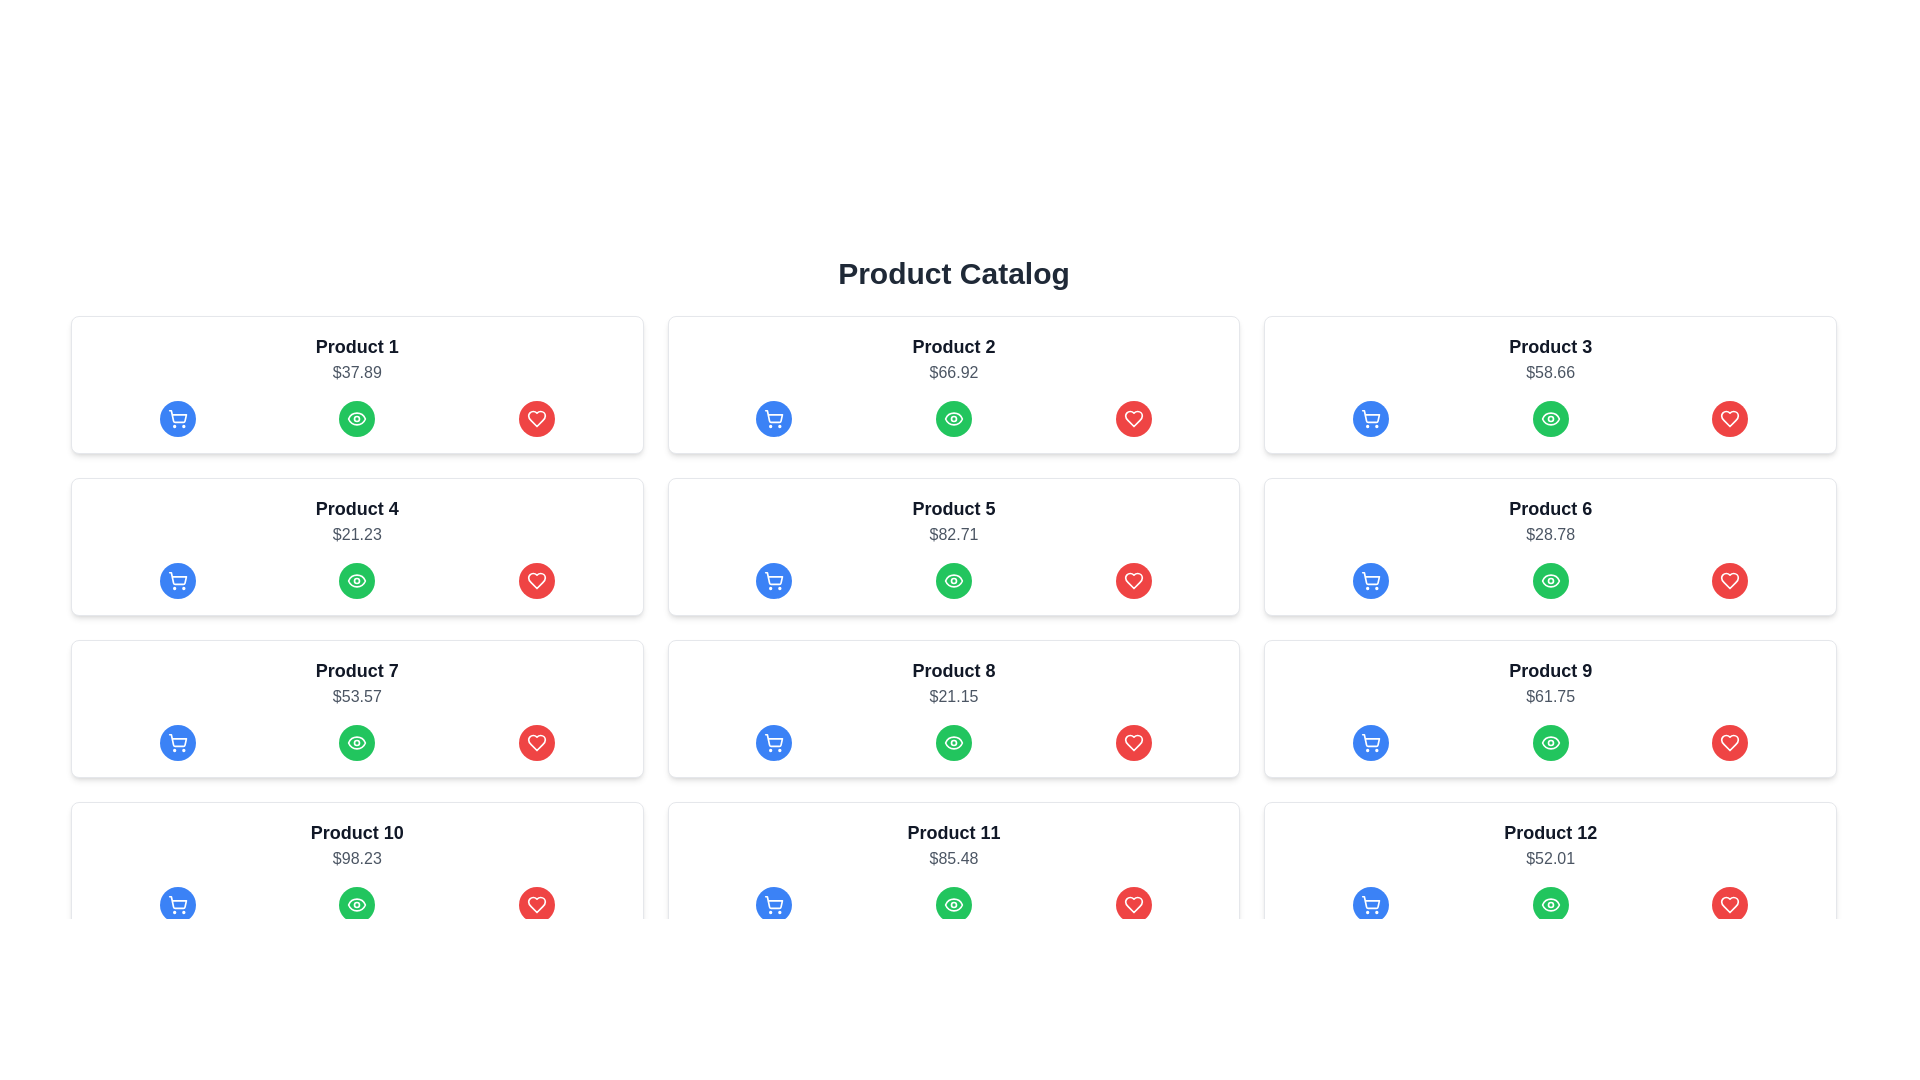  What do you see at coordinates (1729, 743) in the screenshot?
I see `the heart-shaped icon in the 'Product Catalog' interface to mark the product as favorite` at bounding box center [1729, 743].